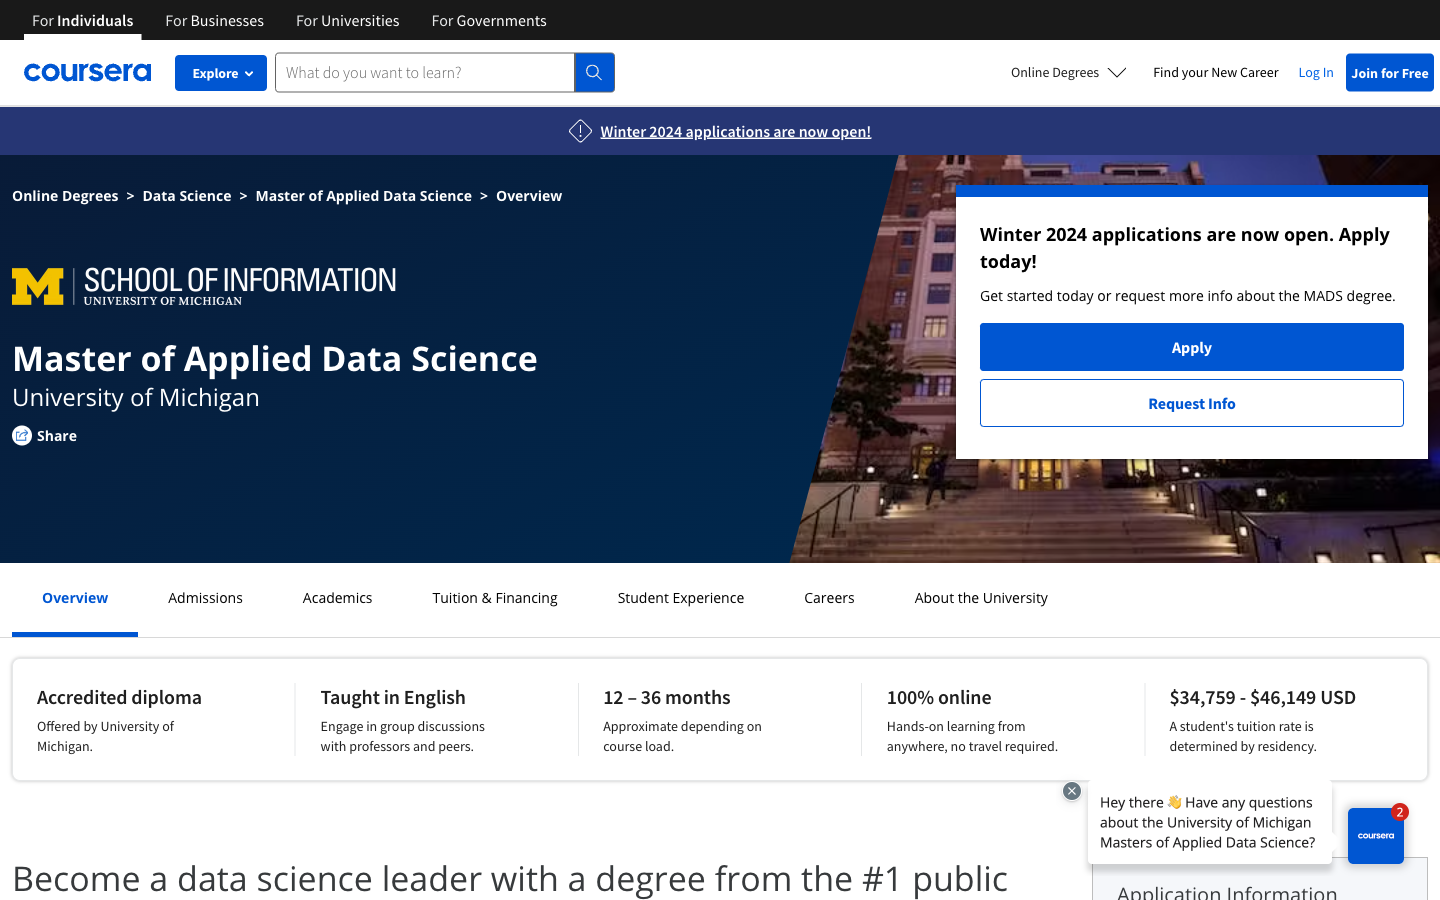  Describe the element at coordinates (187, 195) in the screenshot. I see `the Masters course of Data Science at University of Michigan` at that location.